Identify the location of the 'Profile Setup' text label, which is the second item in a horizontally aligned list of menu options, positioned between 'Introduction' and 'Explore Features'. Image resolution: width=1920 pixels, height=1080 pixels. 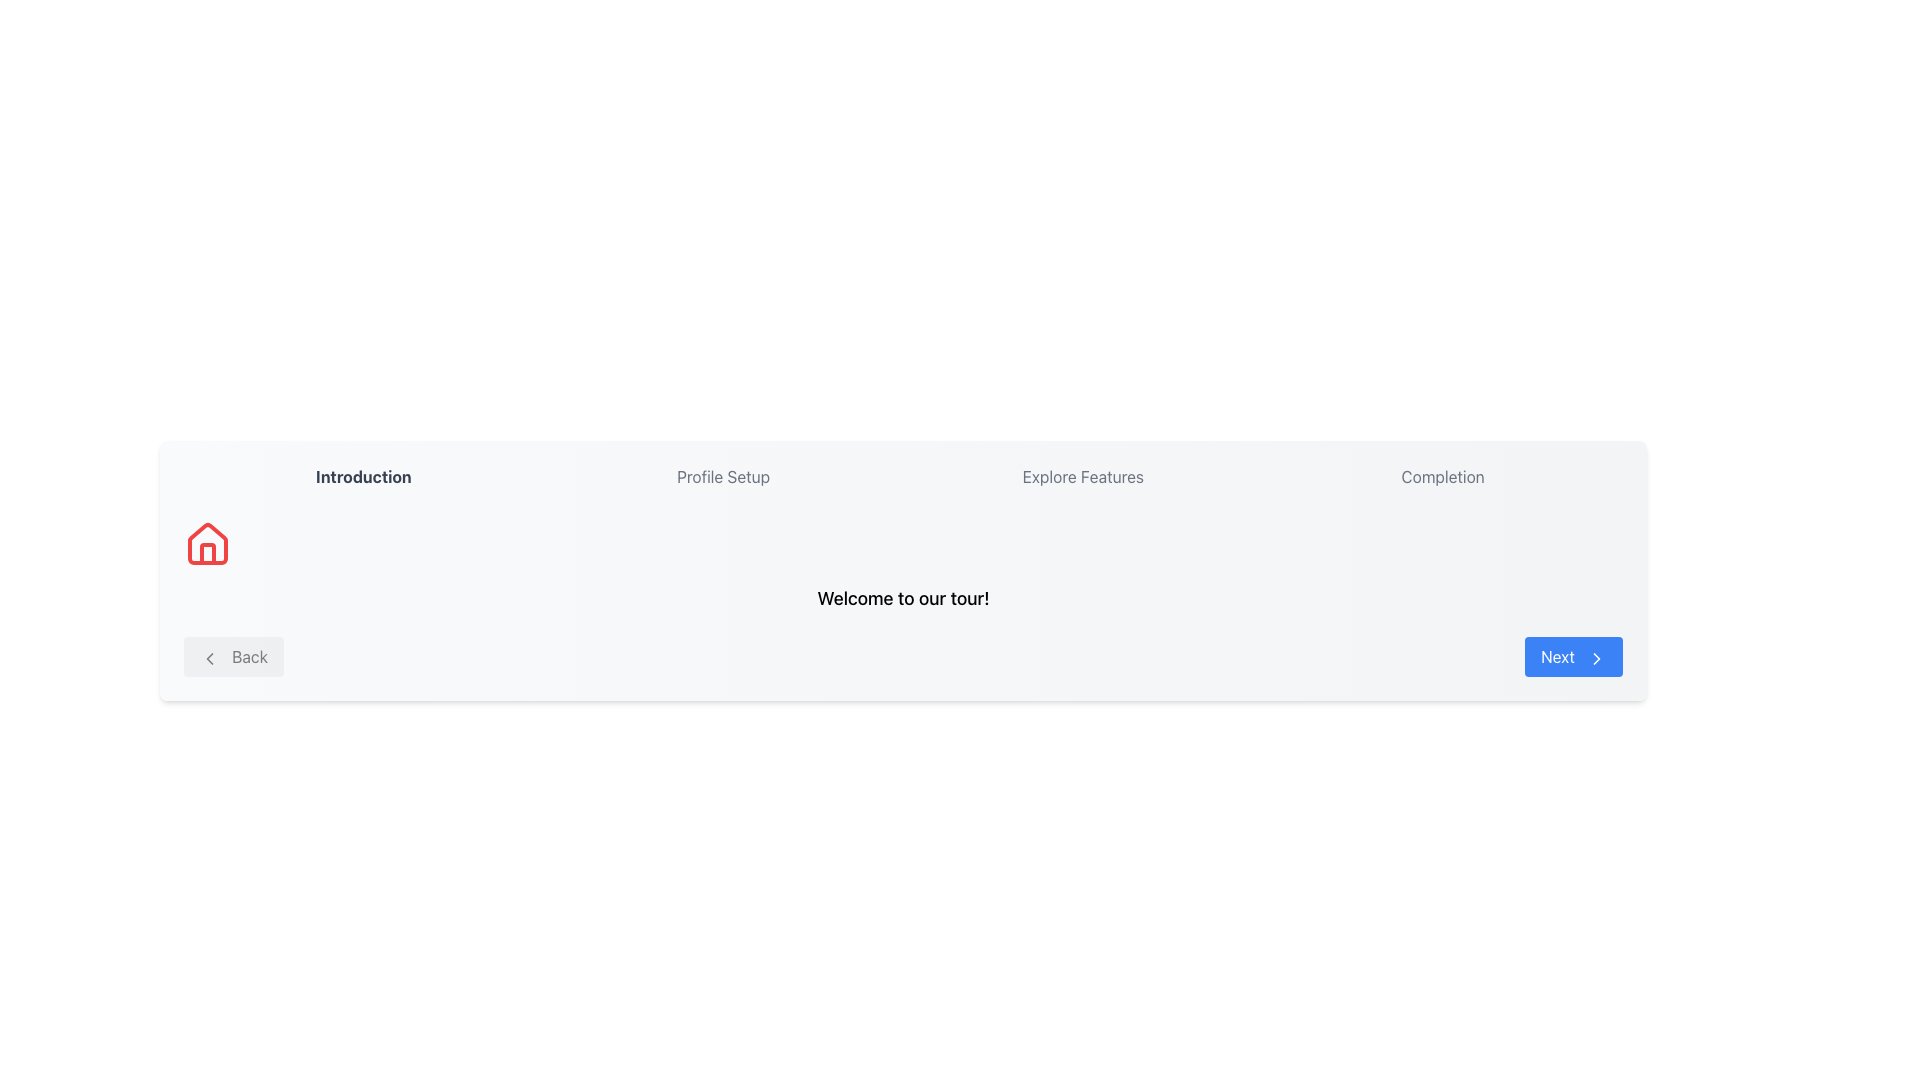
(722, 477).